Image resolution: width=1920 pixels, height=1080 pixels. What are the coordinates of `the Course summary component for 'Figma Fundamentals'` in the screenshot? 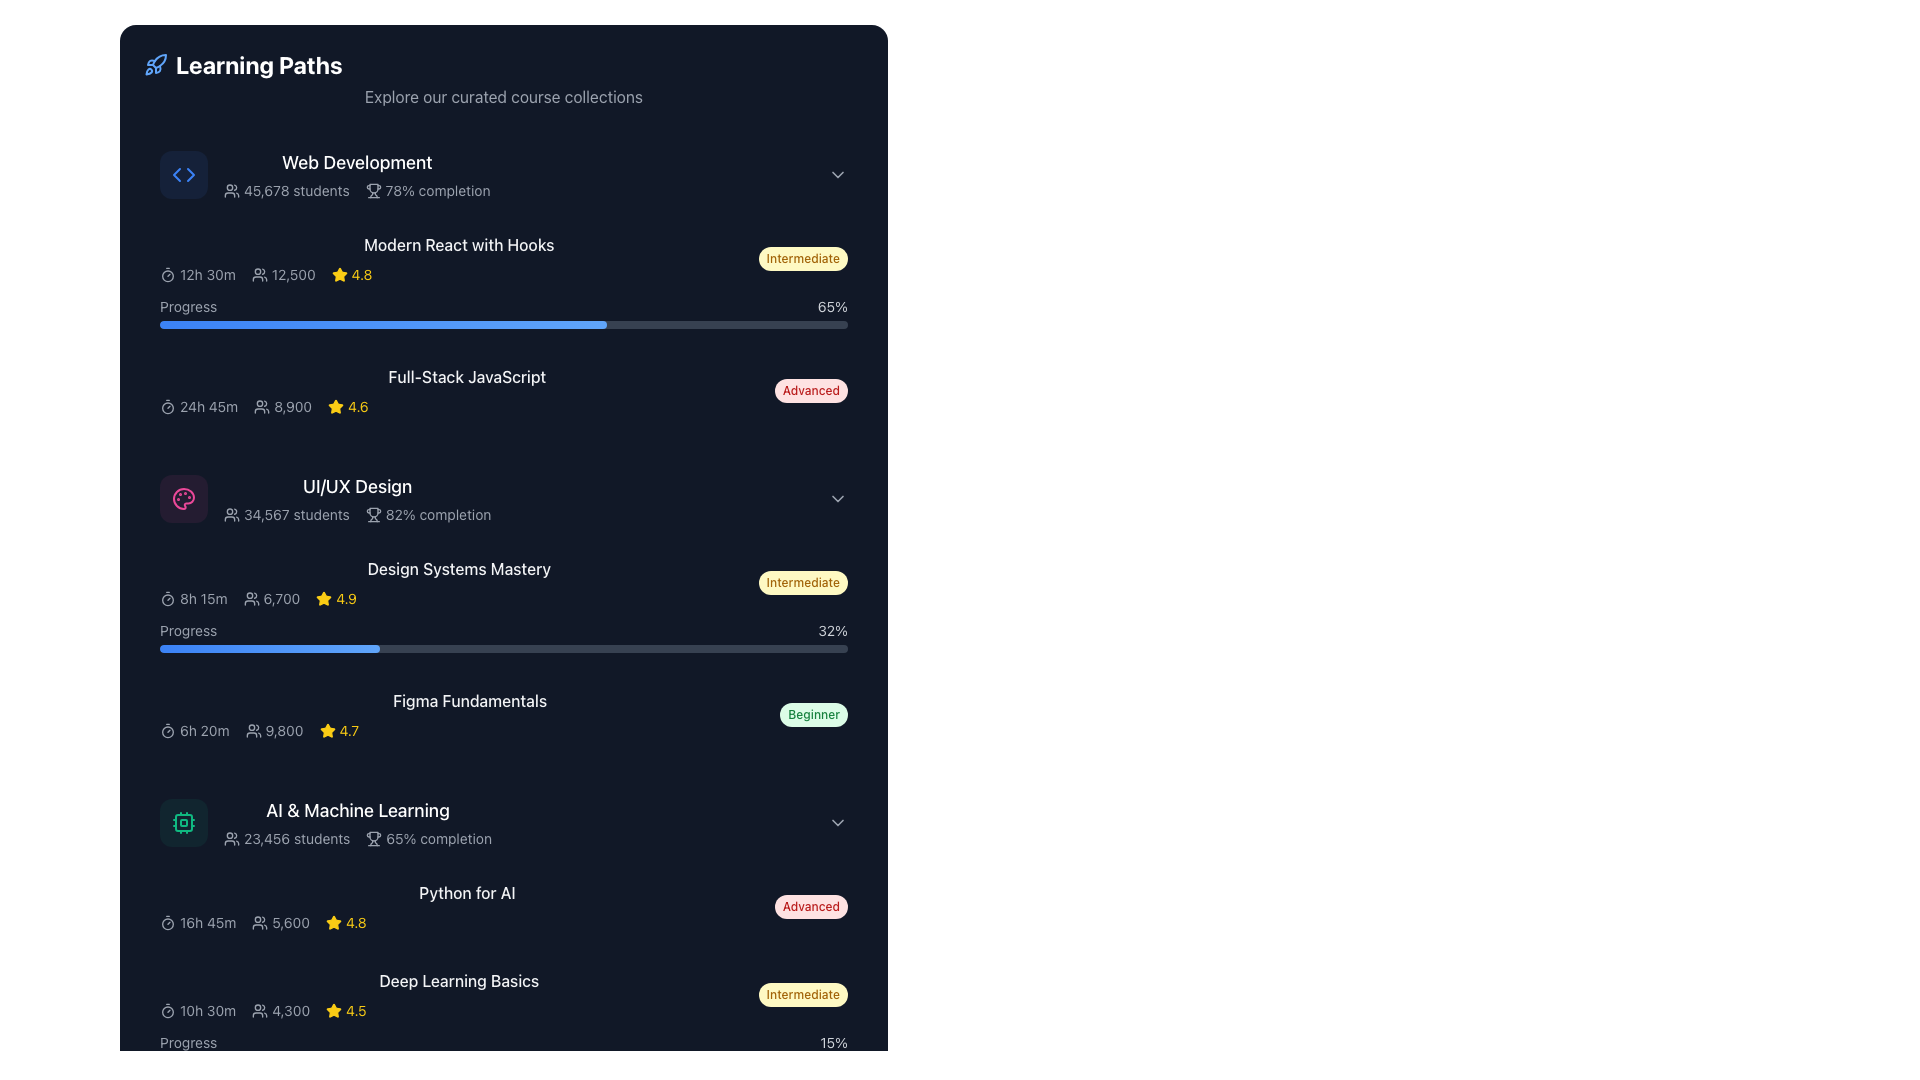 It's located at (469, 713).